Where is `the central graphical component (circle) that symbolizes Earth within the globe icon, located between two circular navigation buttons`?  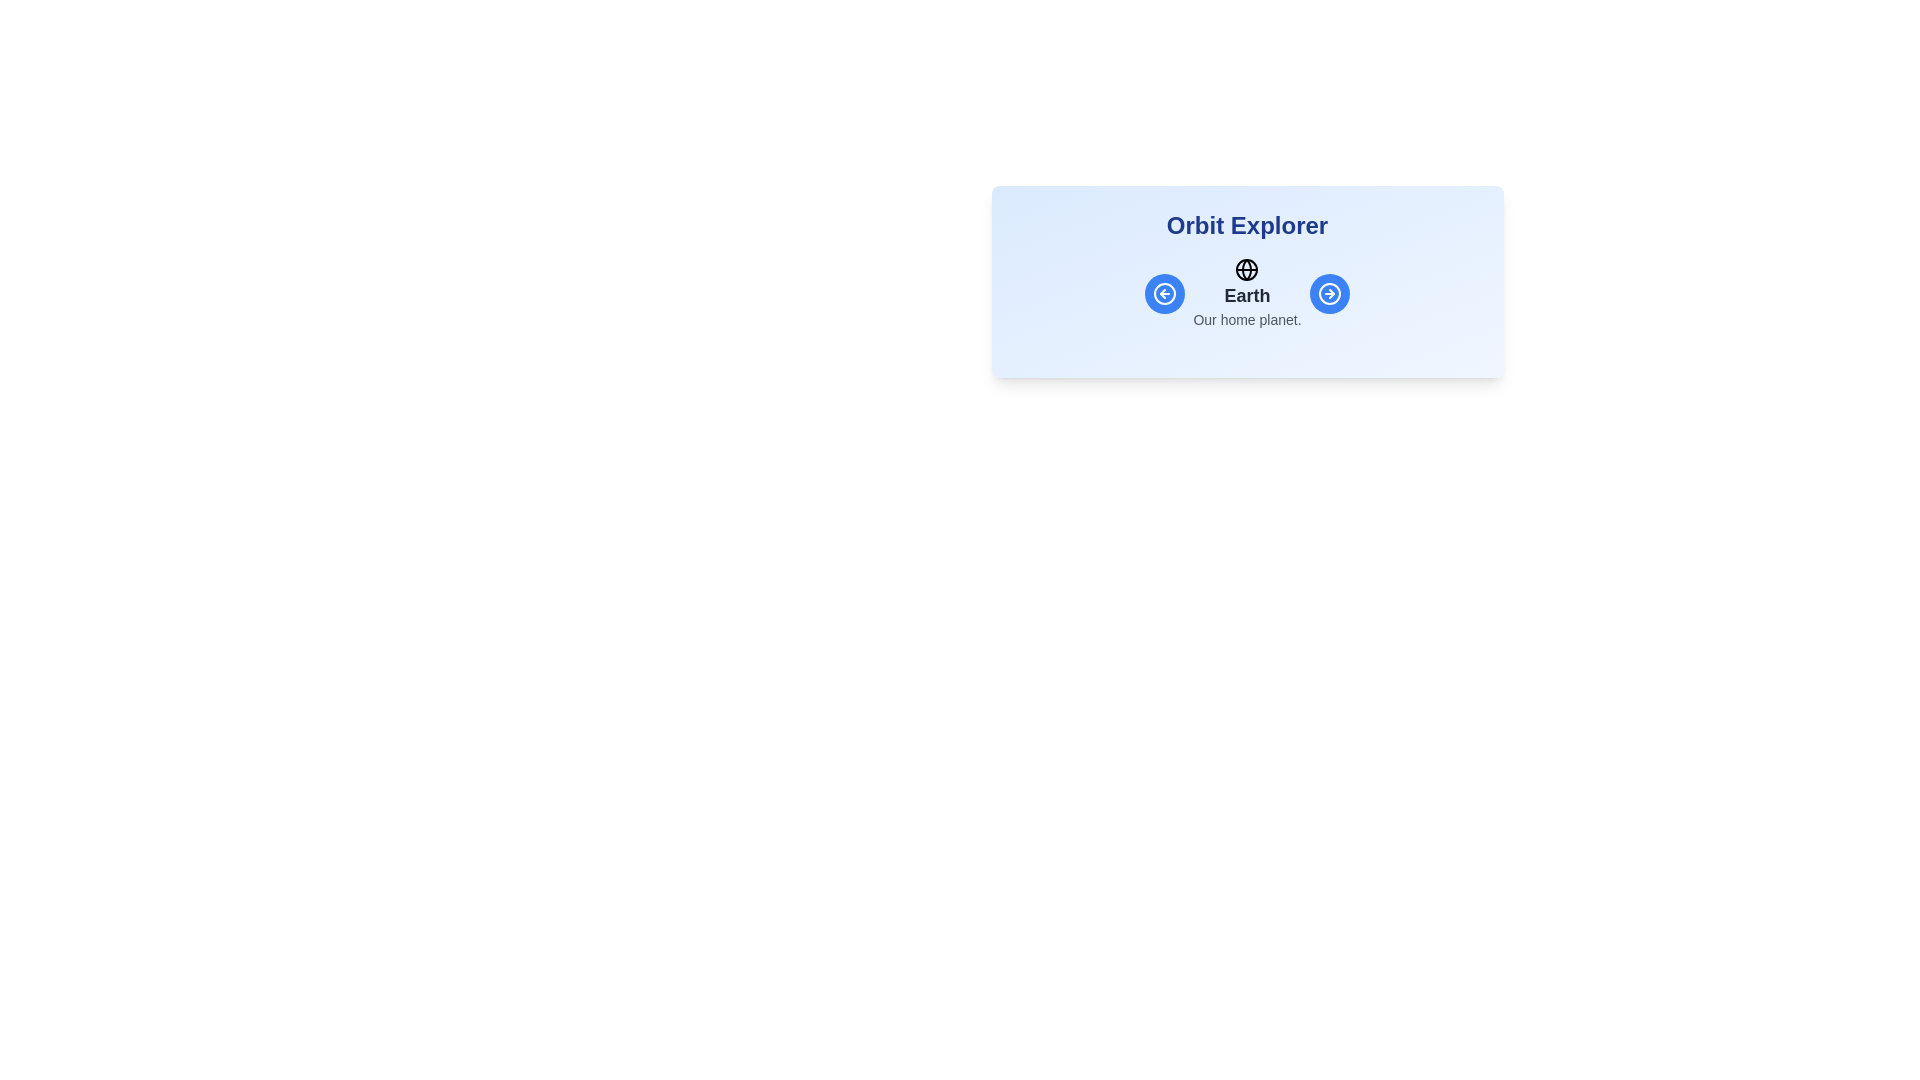 the central graphical component (circle) that symbolizes Earth within the globe icon, located between two circular navigation buttons is located at coordinates (1246, 270).